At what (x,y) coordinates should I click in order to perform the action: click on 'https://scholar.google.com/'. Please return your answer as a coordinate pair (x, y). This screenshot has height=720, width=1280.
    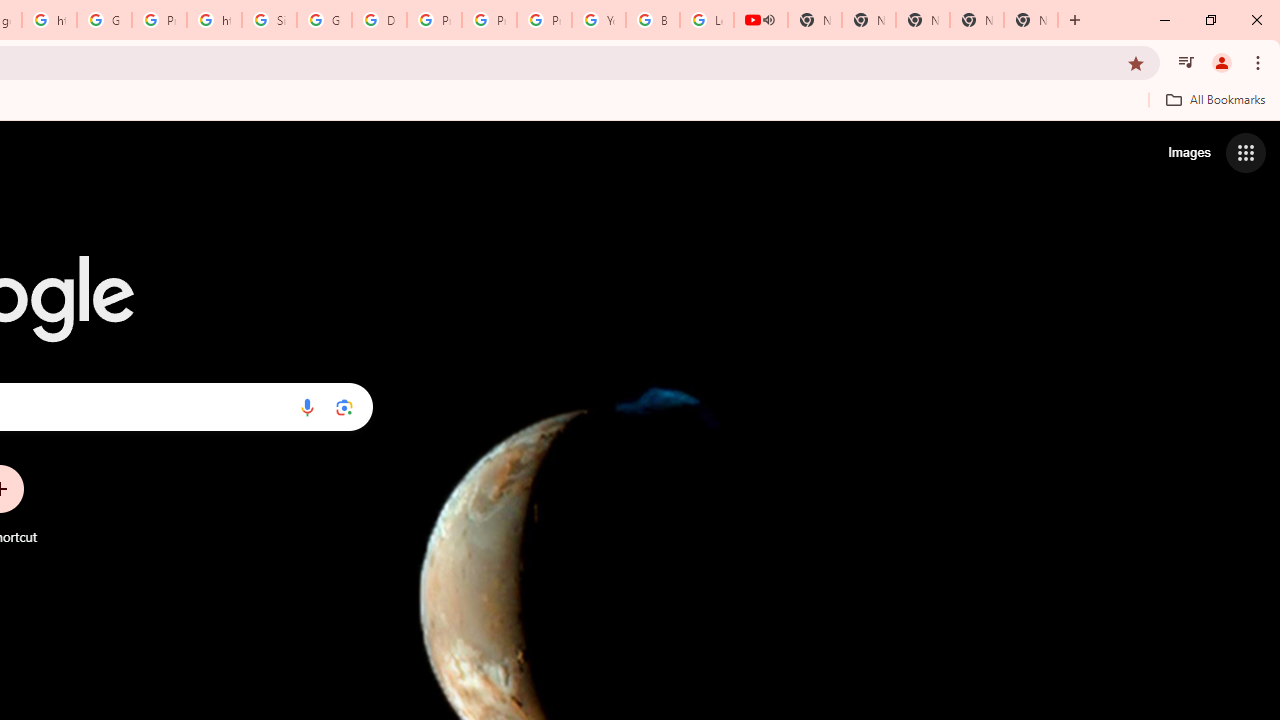
    Looking at the image, I should click on (214, 20).